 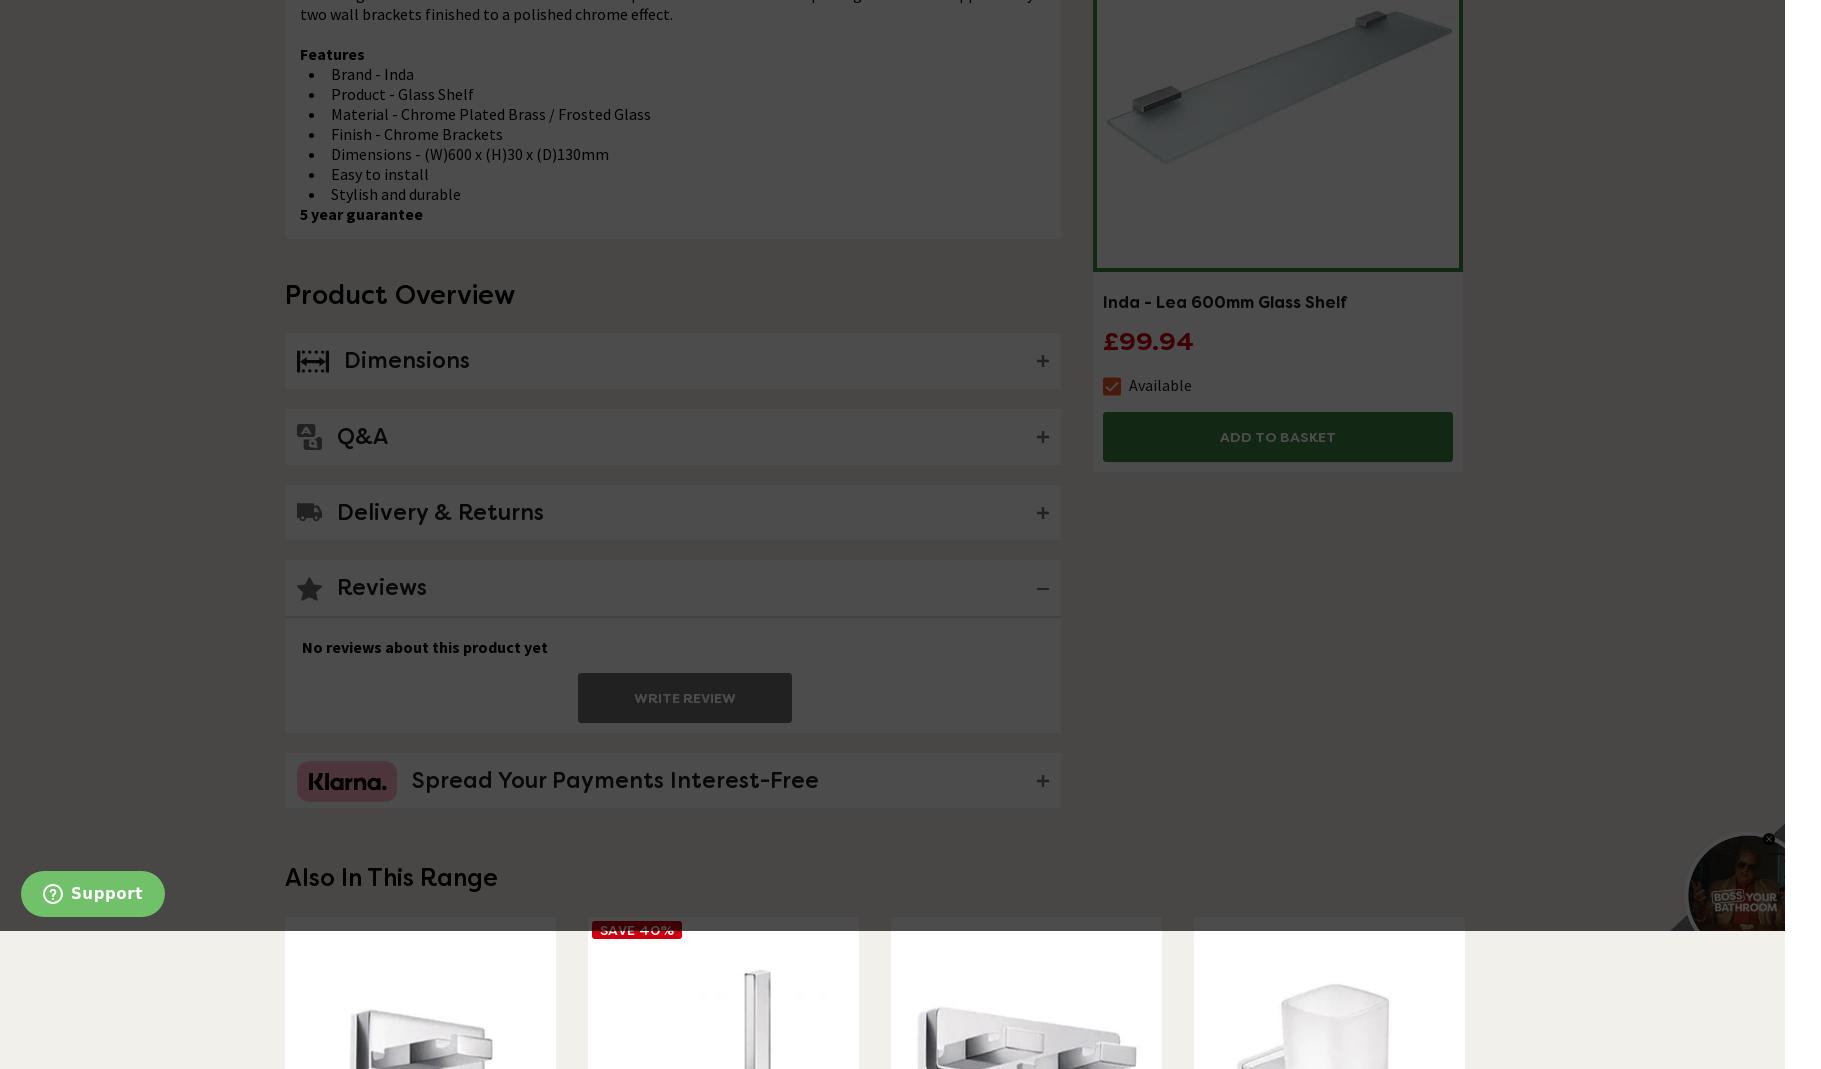 What do you see at coordinates (422, 645) in the screenshot?
I see `'No reviews about this product yet'` at bounding box center [422, 645].